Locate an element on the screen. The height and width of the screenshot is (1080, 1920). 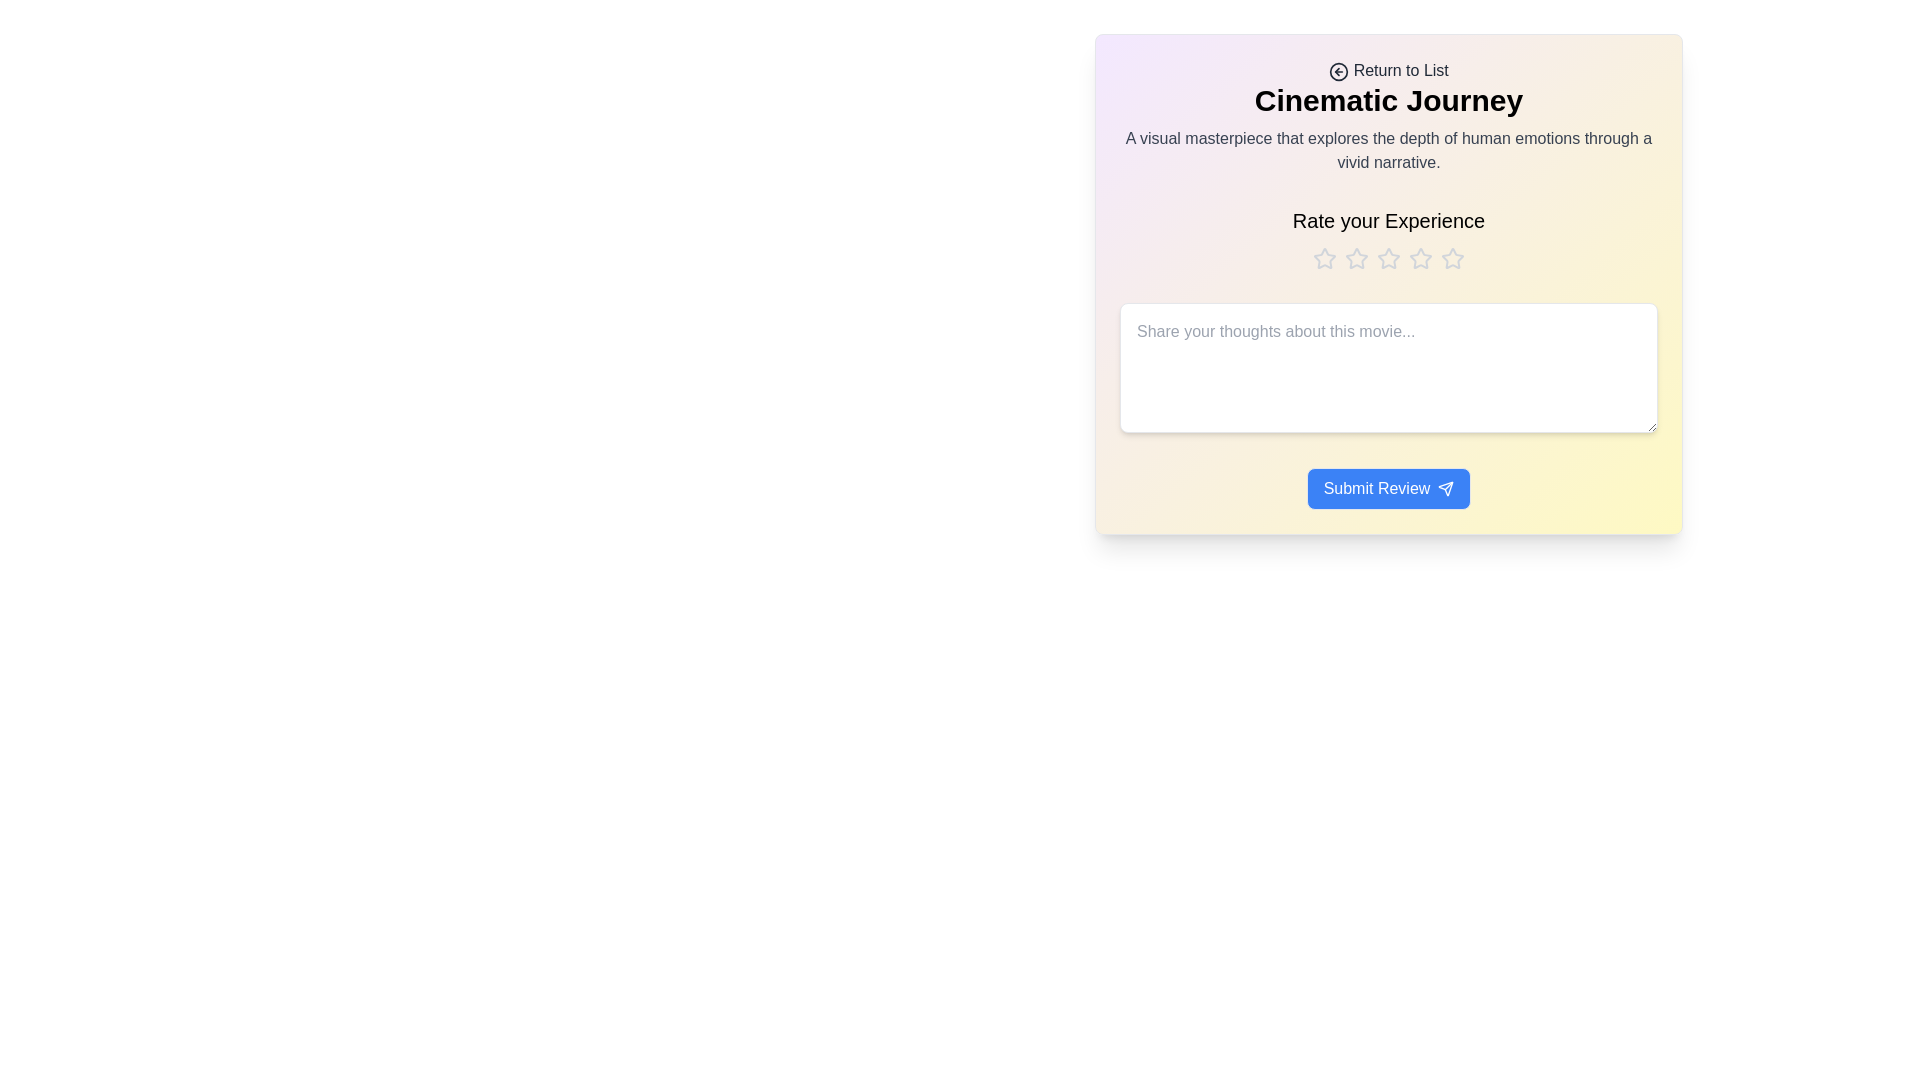
the navigation icon located at the top-left side of the header, preceding the 'Return to List' label is located at coordinates (1339, 70).